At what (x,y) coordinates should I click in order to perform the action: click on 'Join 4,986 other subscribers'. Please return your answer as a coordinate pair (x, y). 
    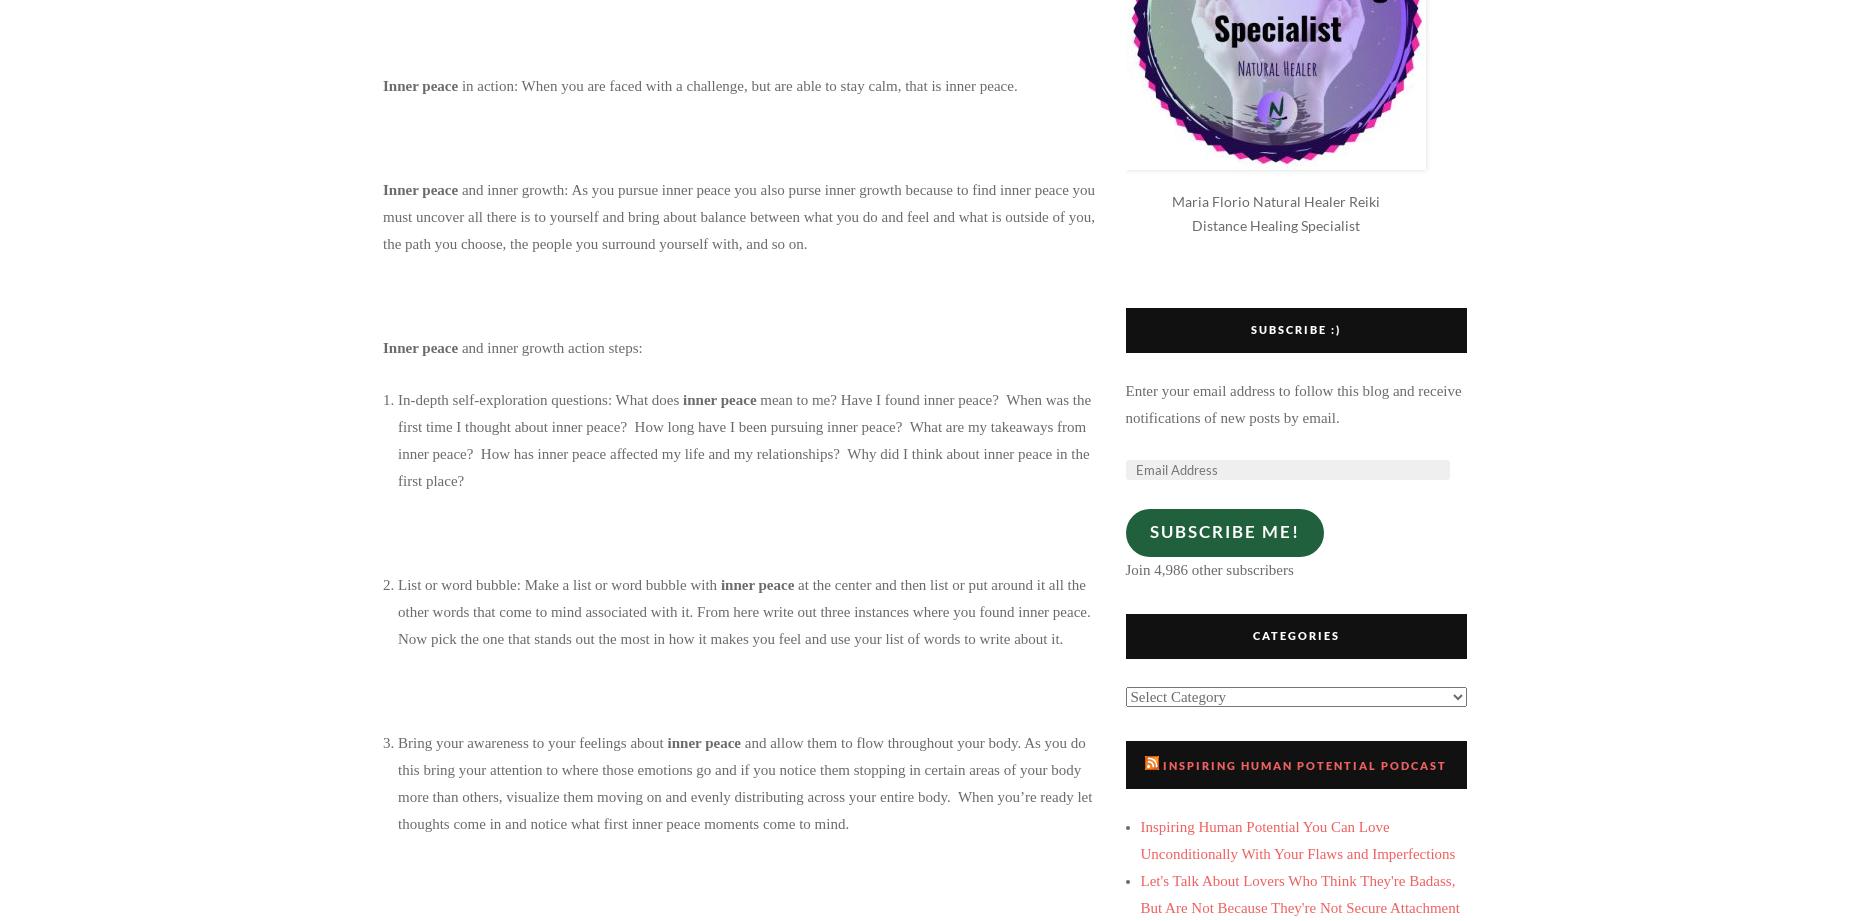
    Looking at the image, I should click on (1207, 567).